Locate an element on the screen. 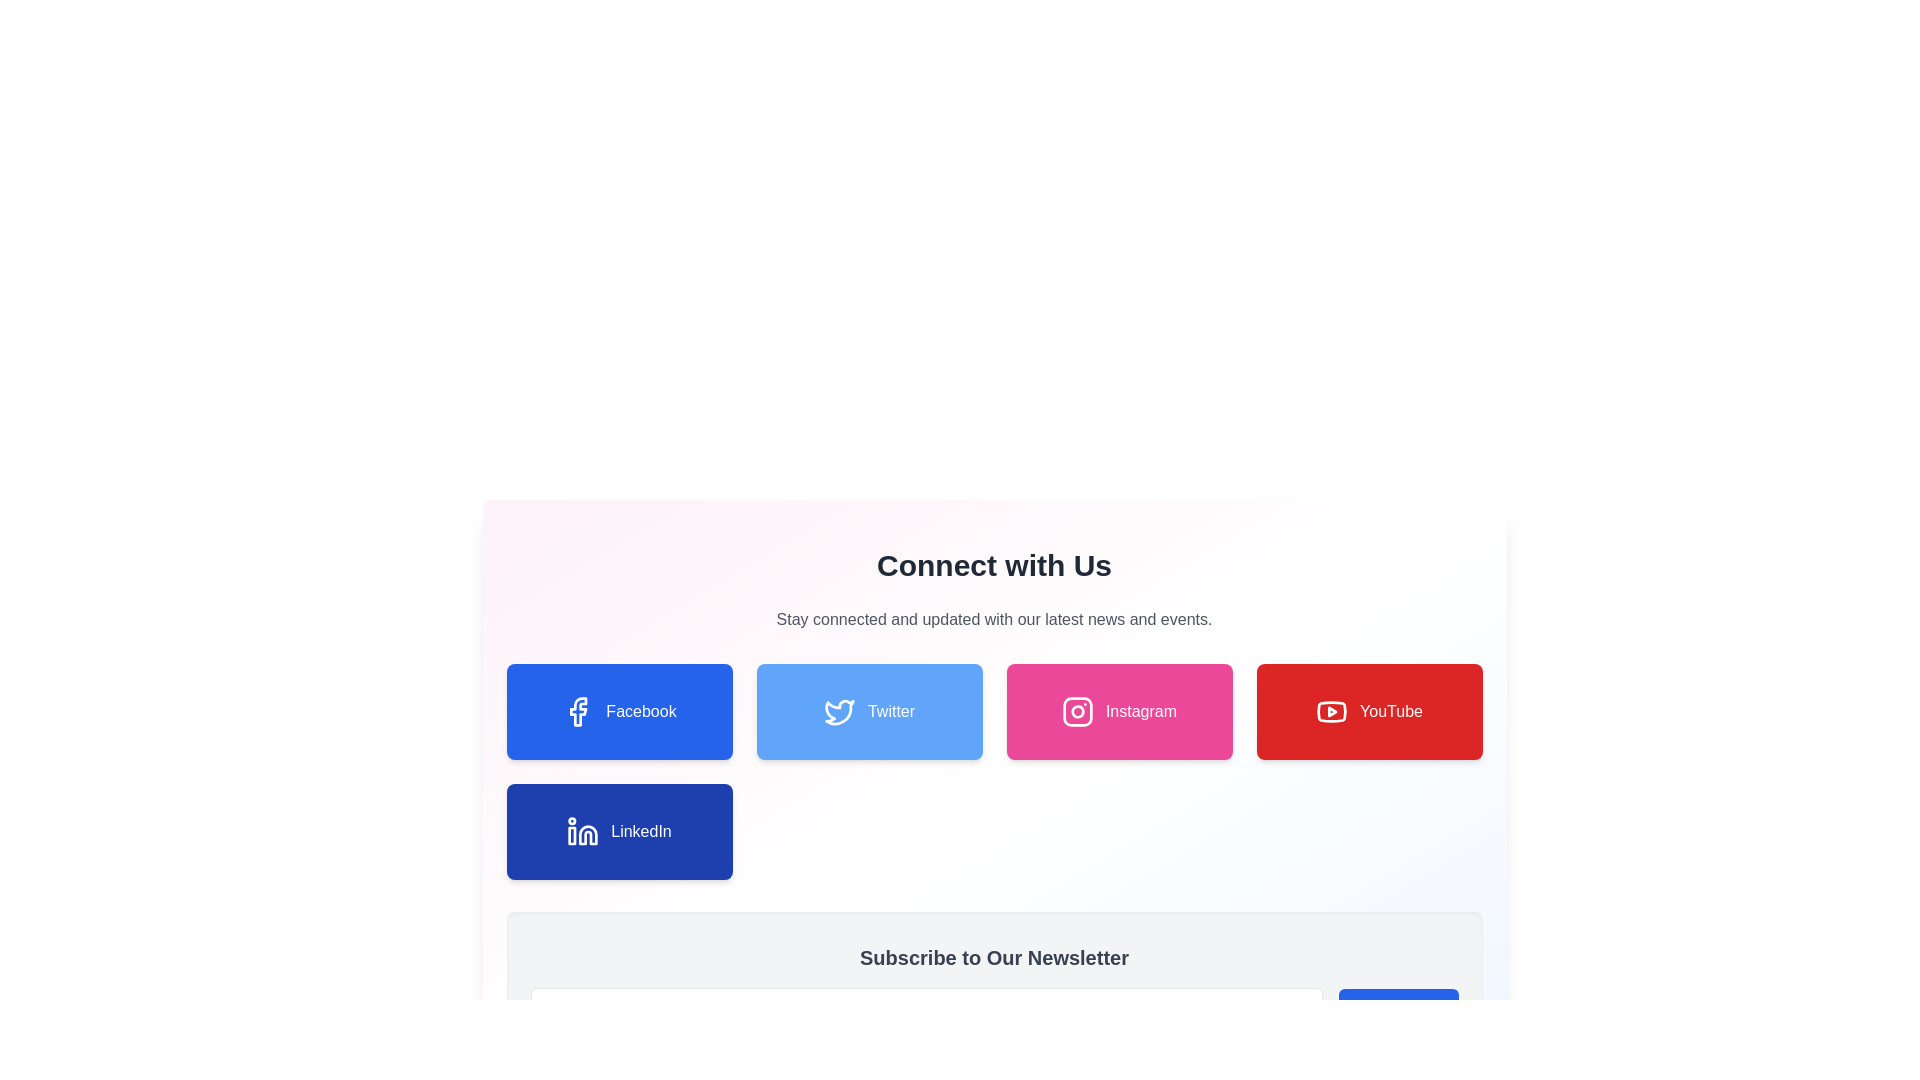 This screenshot has width=1920, height=1080. the SVG area representing the Facebook logo in the first column of the social media buttons section is located at coordinates (578, 711).